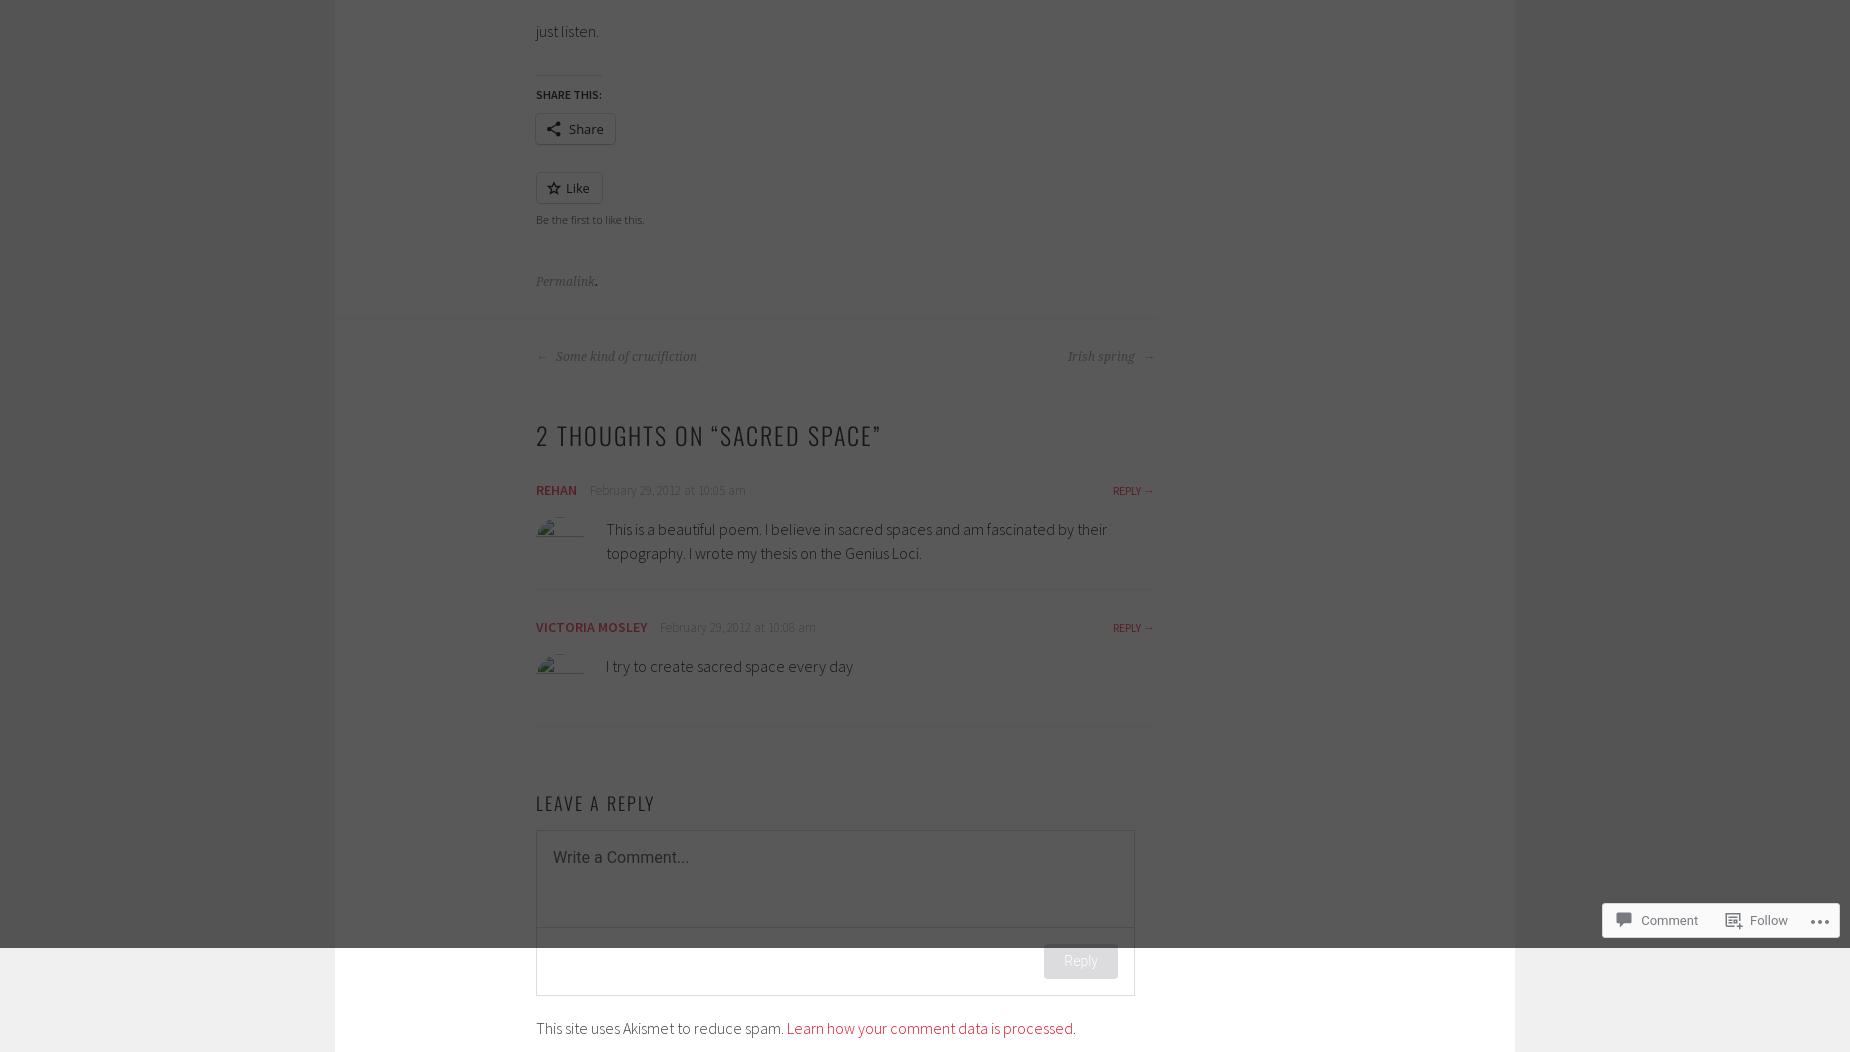  What do you see at coordinates (928, 1027) in the screenshot?
I see `'Learn how your comment data is processed'` at bounding box center [928, 1027].